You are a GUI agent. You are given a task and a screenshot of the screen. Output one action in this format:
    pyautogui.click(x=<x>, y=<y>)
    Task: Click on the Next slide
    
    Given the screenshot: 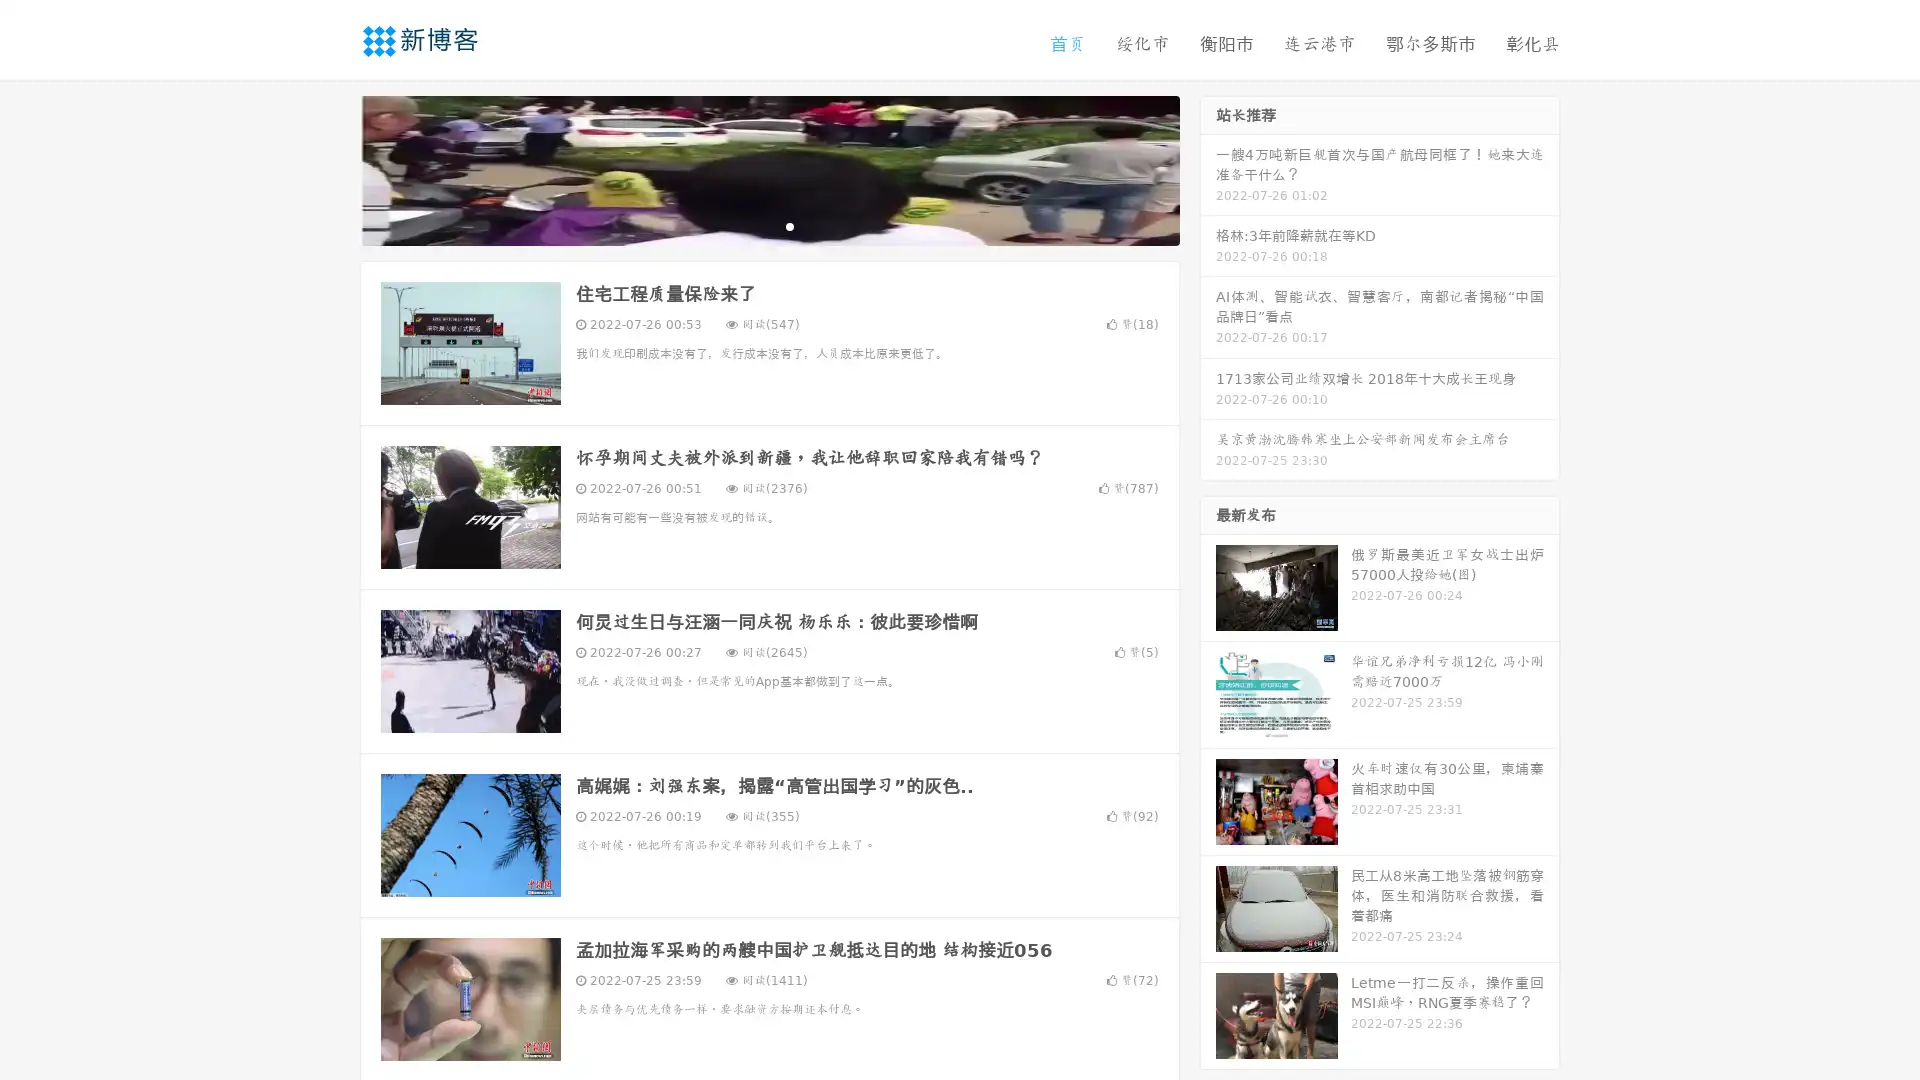 What is the action you would take?
    pyautogui.click(x=1208, y=168)
    